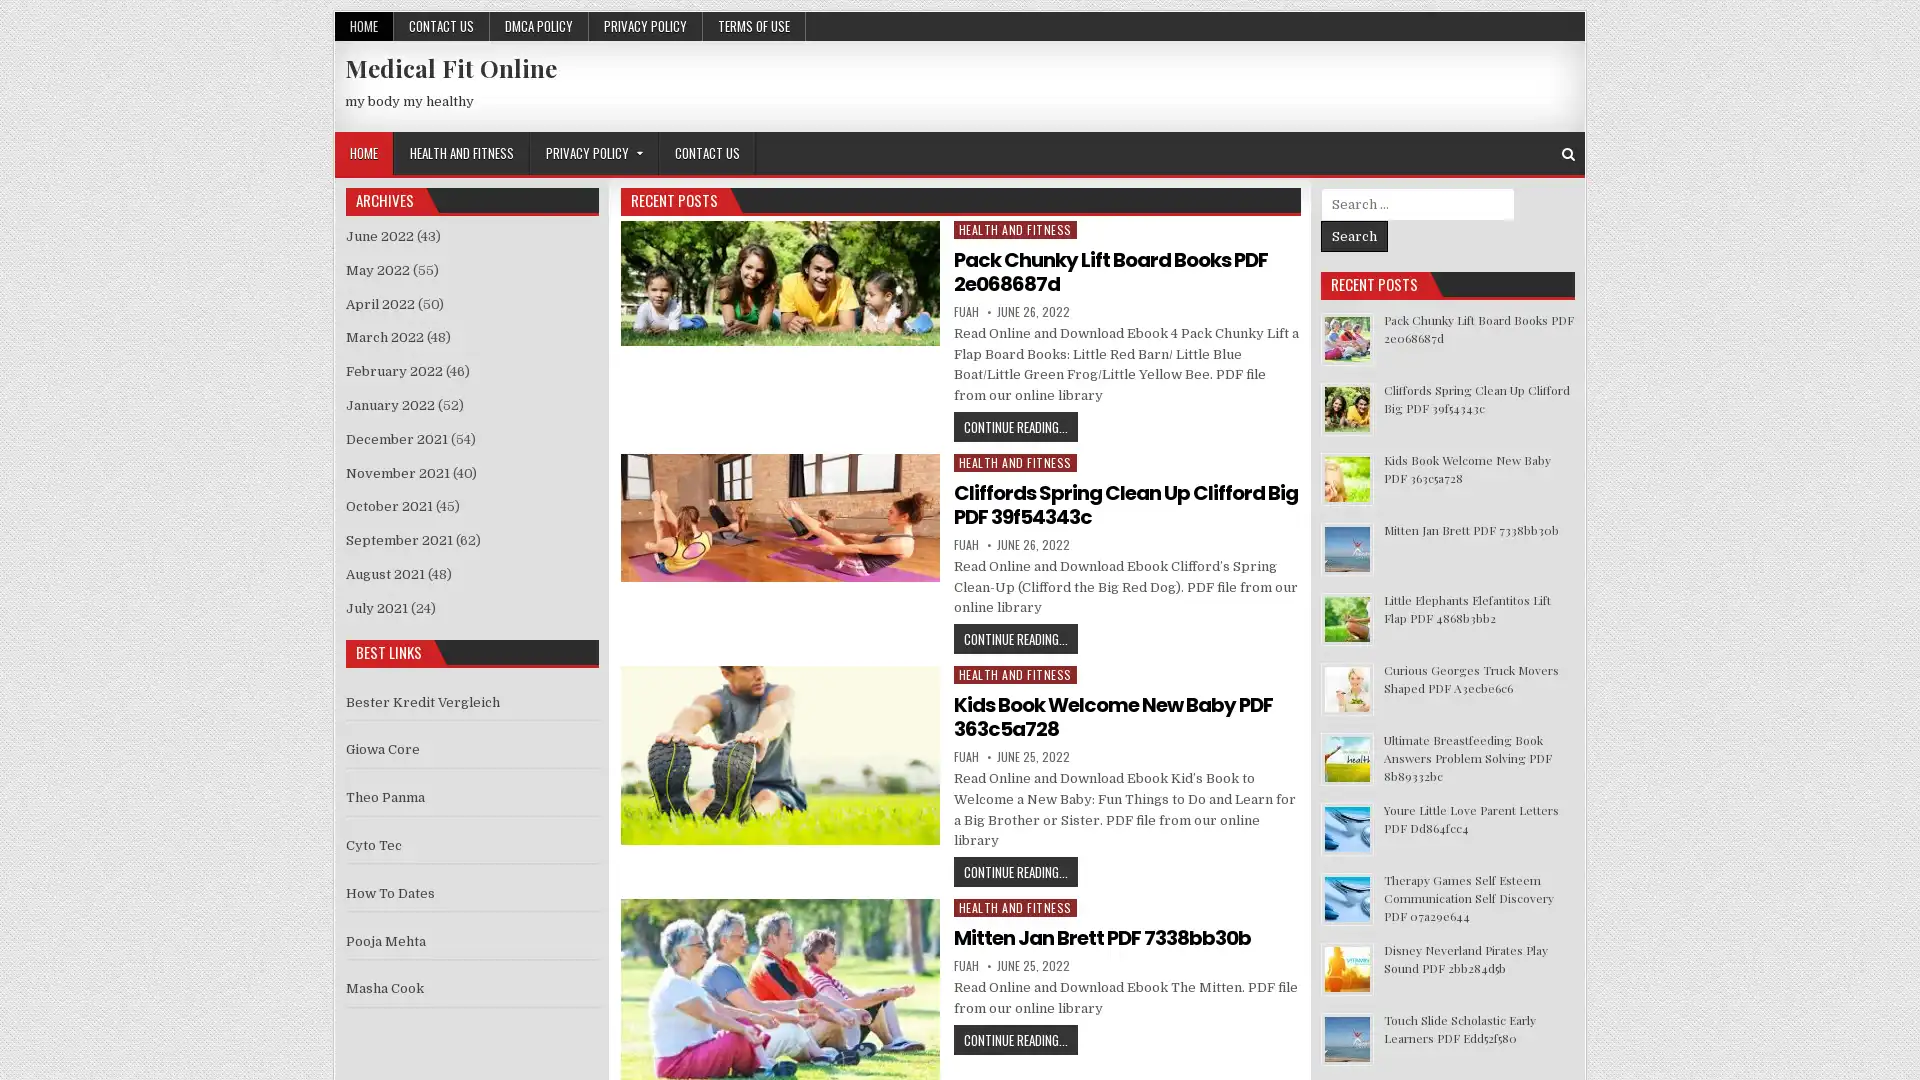 The height and width of the screenshot is (1080, 1920). Describe the element at coordinates (1354, 235) in the screenshot. I see `Search` at that location.